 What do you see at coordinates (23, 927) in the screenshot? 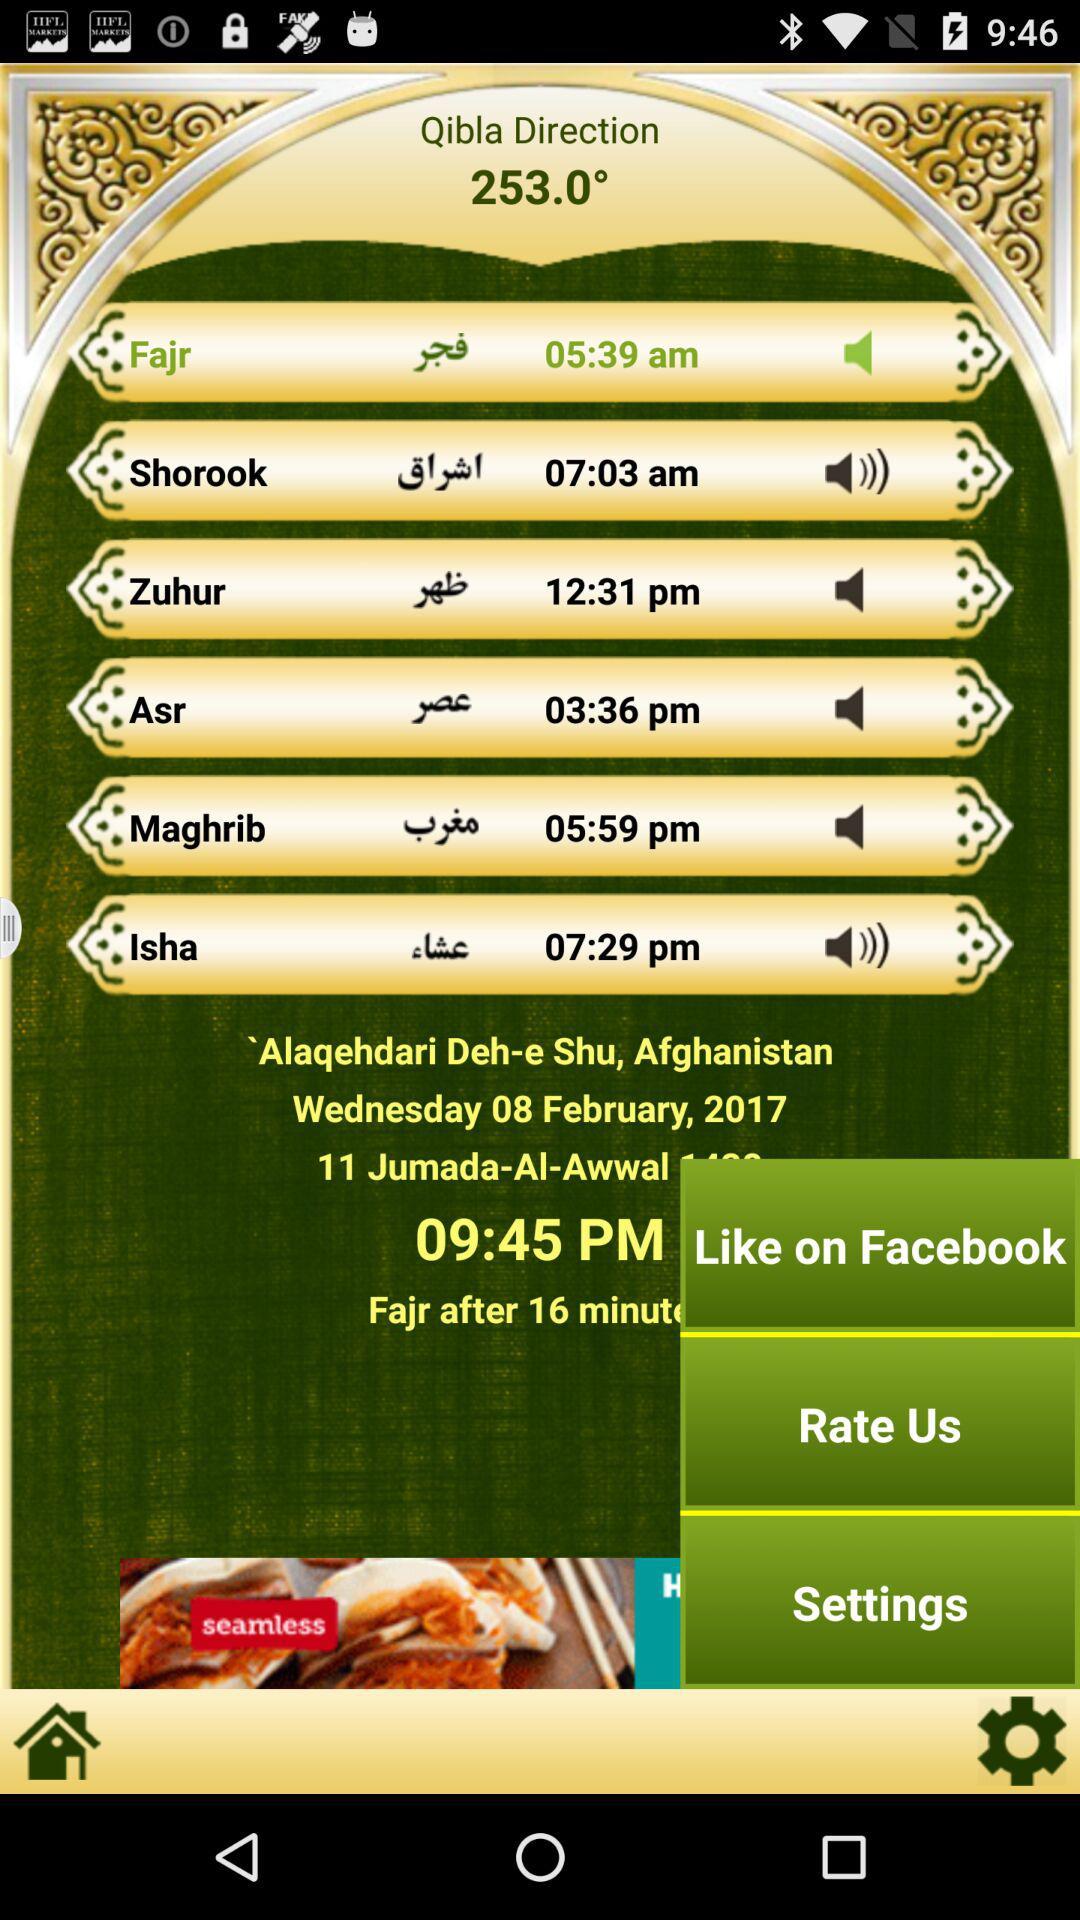
I see `minimize page` at bounding box center [23, 927].